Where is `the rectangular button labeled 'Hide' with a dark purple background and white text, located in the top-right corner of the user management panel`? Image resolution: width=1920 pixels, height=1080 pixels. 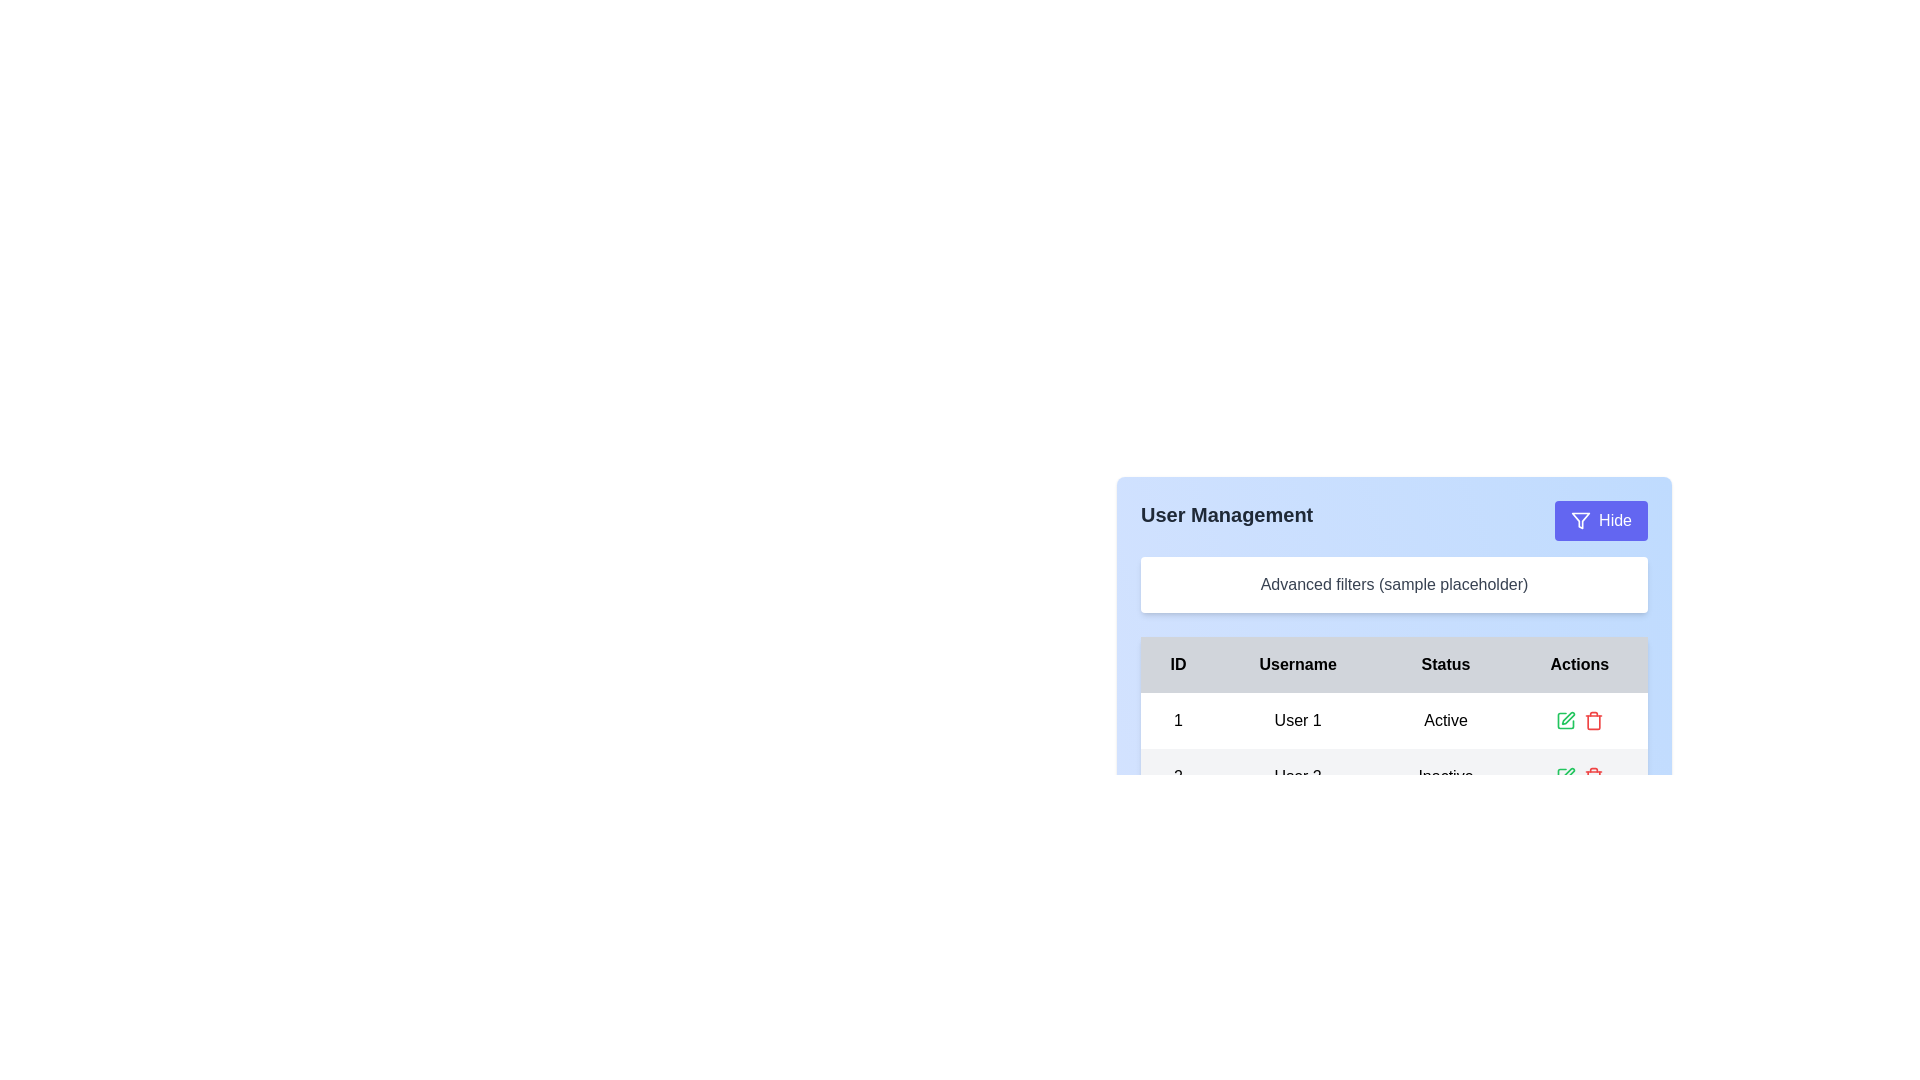
the rectangular button labeled 'Hide' with a dark purple background and white text, located in the top-right corner of the user management panel is located at coordinates (1601, 519).